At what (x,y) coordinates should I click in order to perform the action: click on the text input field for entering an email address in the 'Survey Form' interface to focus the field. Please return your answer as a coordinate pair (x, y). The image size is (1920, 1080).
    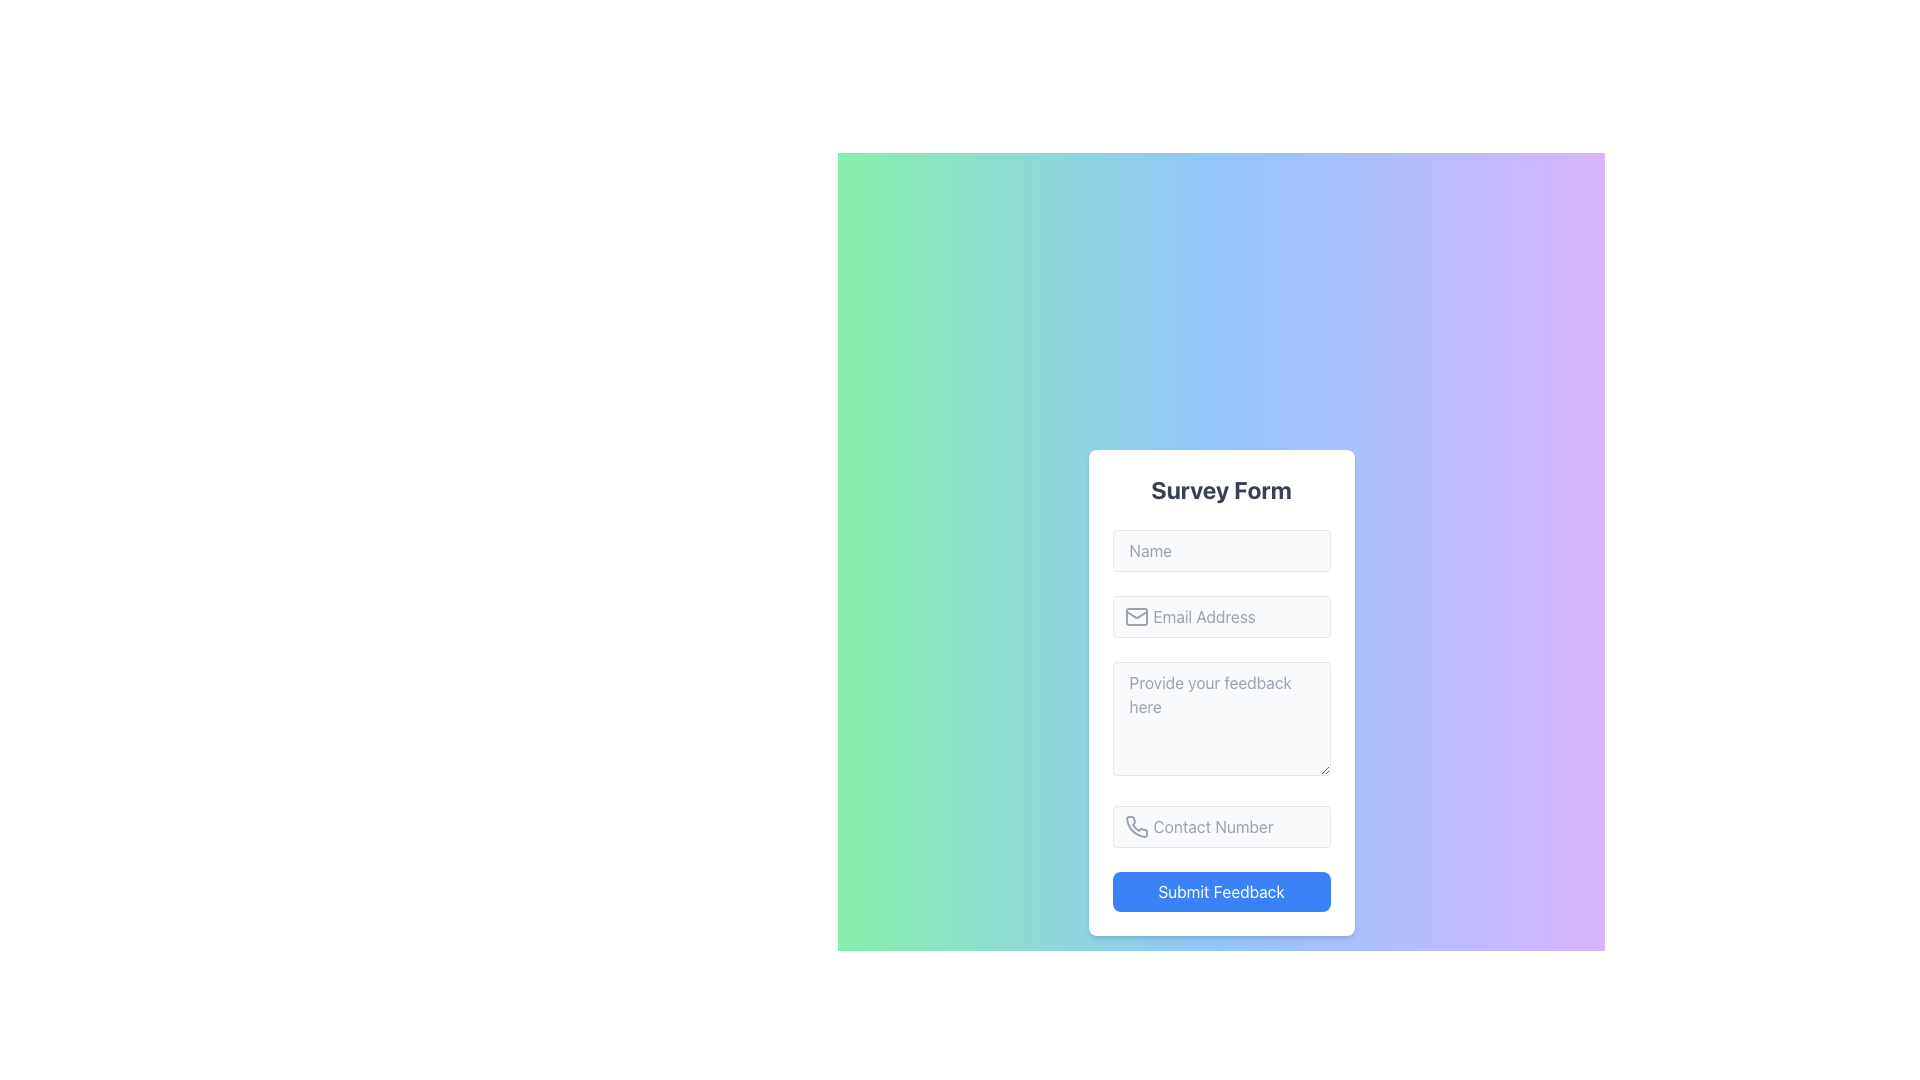
    Looking at the image, I should click on (1220, 616).